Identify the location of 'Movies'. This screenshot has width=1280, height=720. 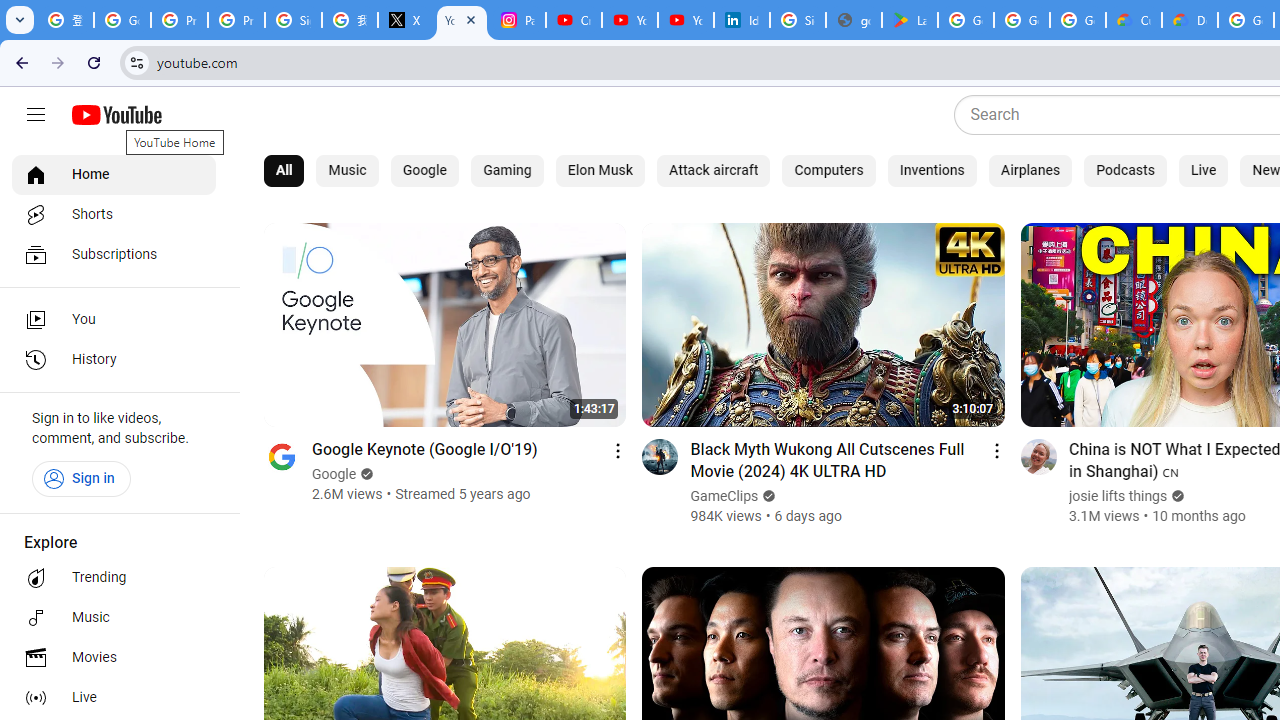
(112, 658).